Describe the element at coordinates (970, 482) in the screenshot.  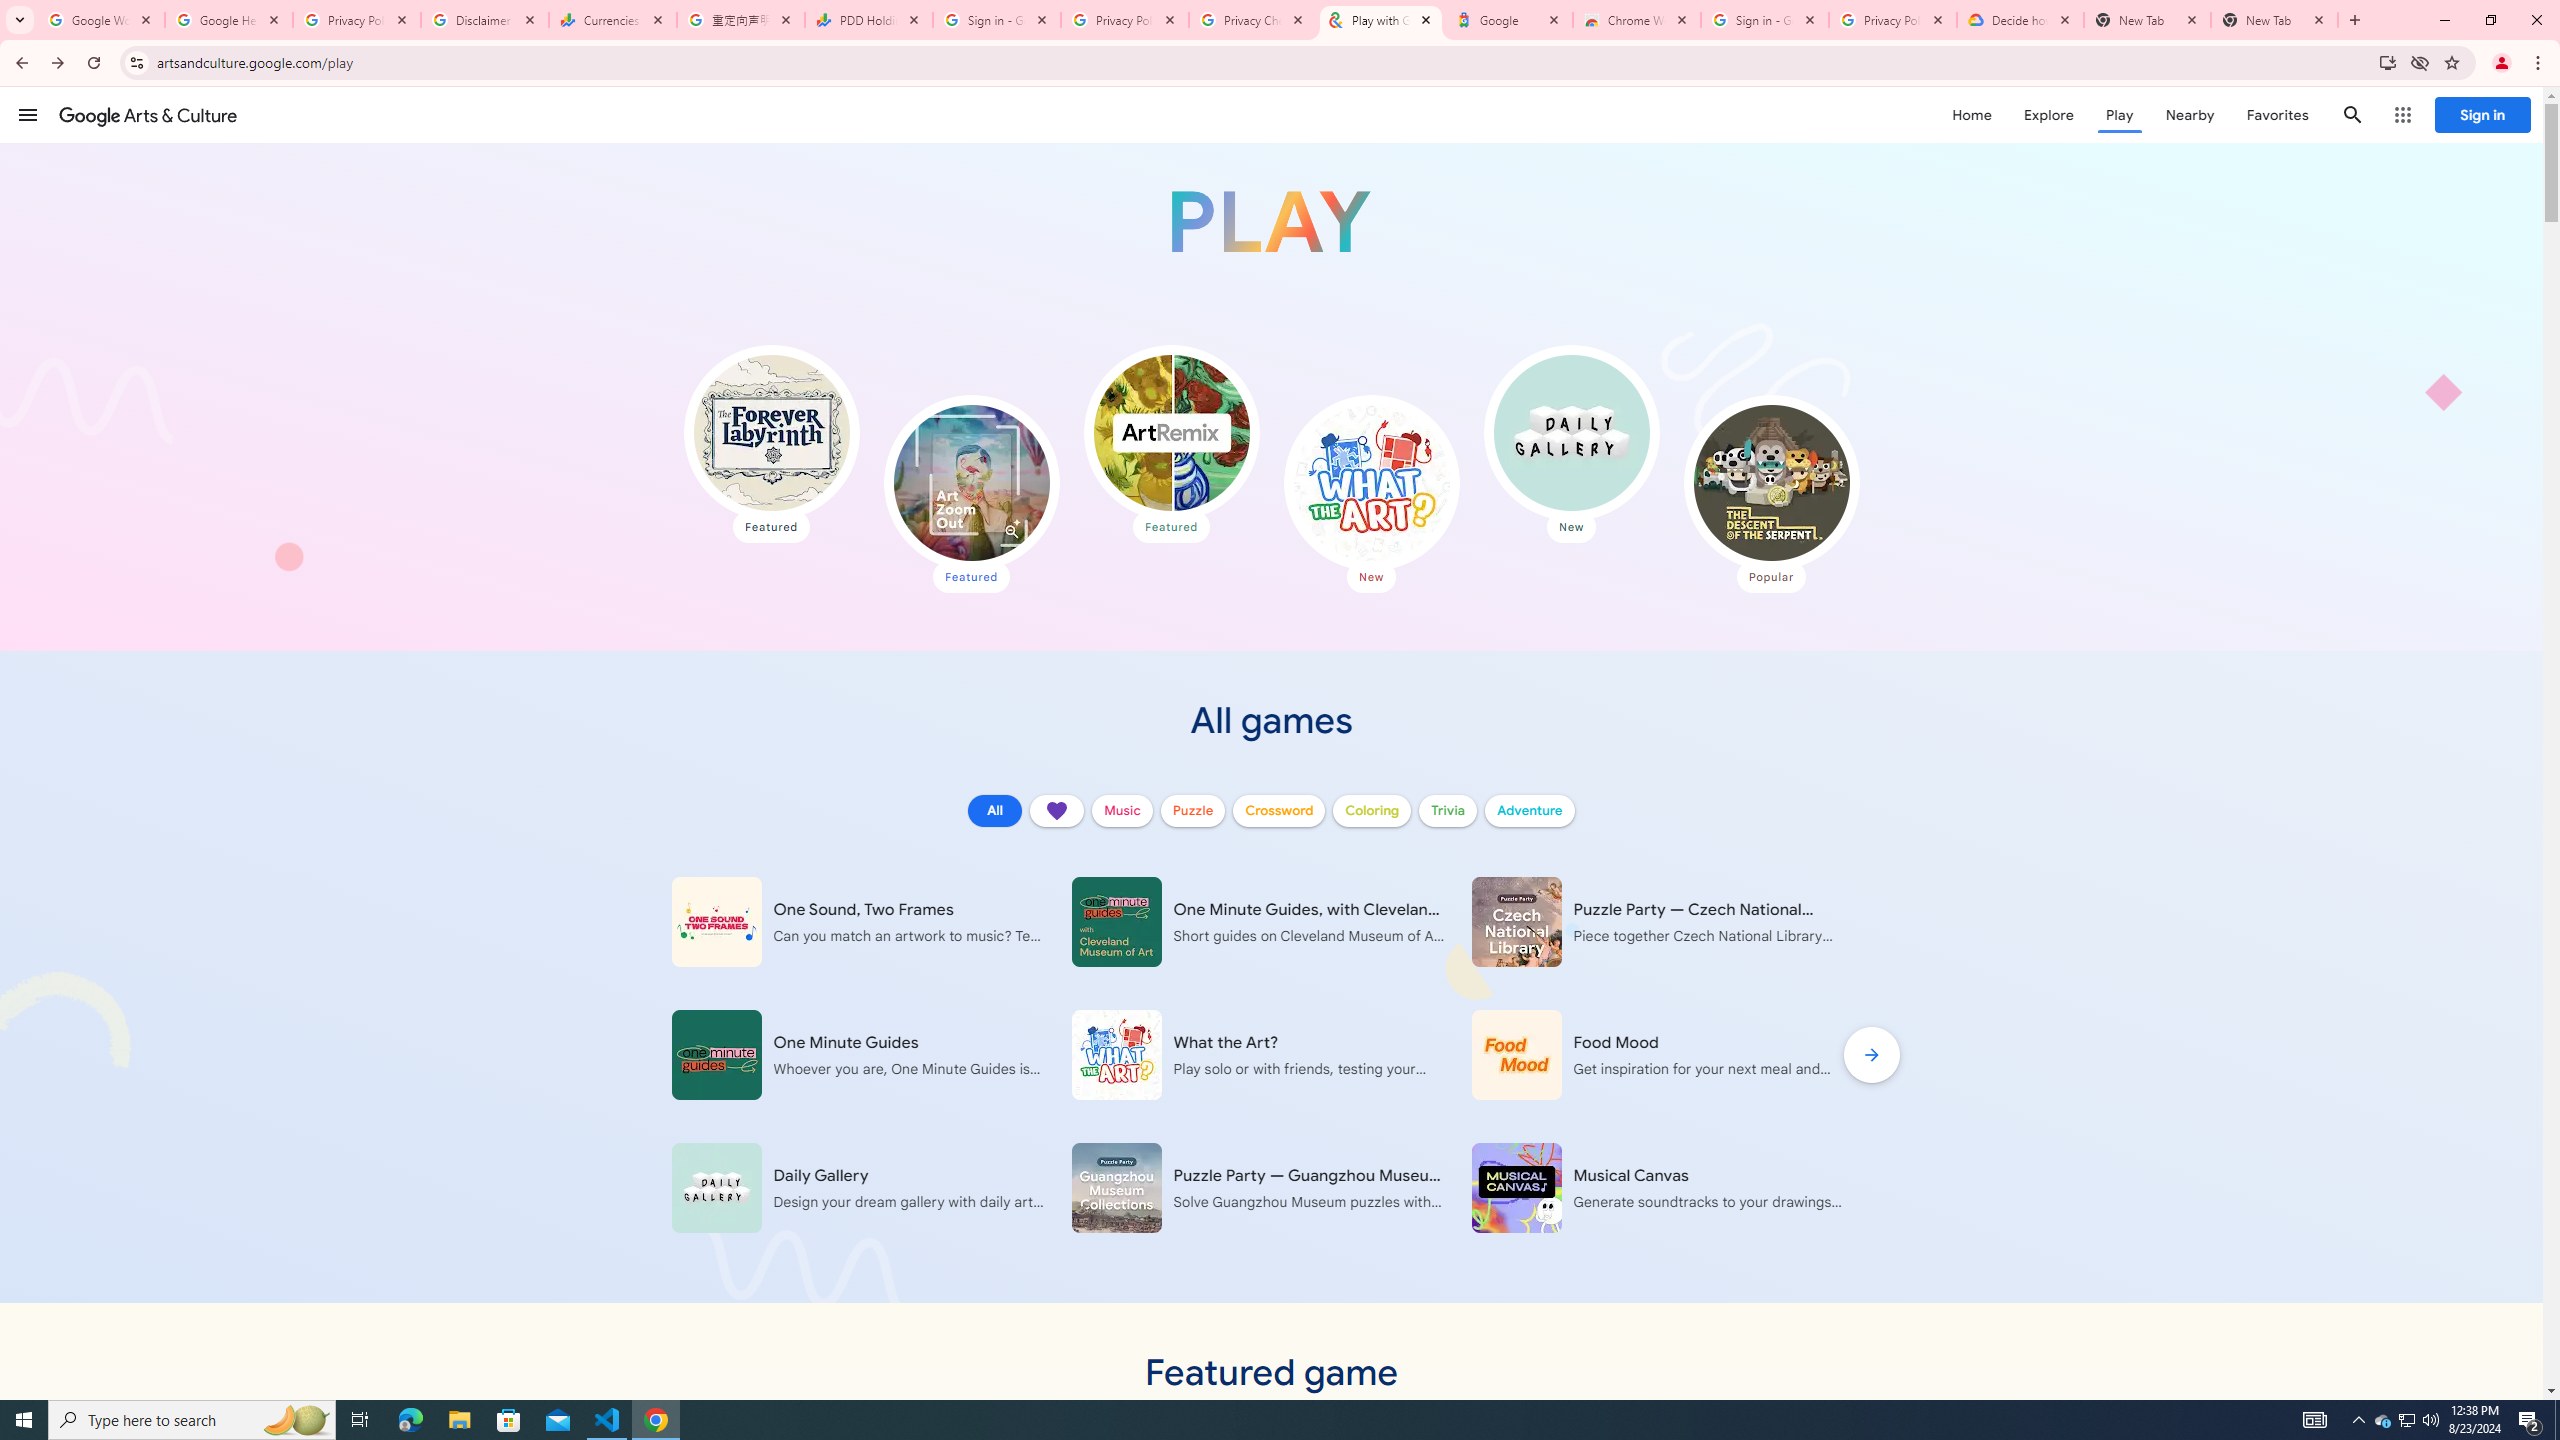
I see `'Art Zoom Out'` at that location.